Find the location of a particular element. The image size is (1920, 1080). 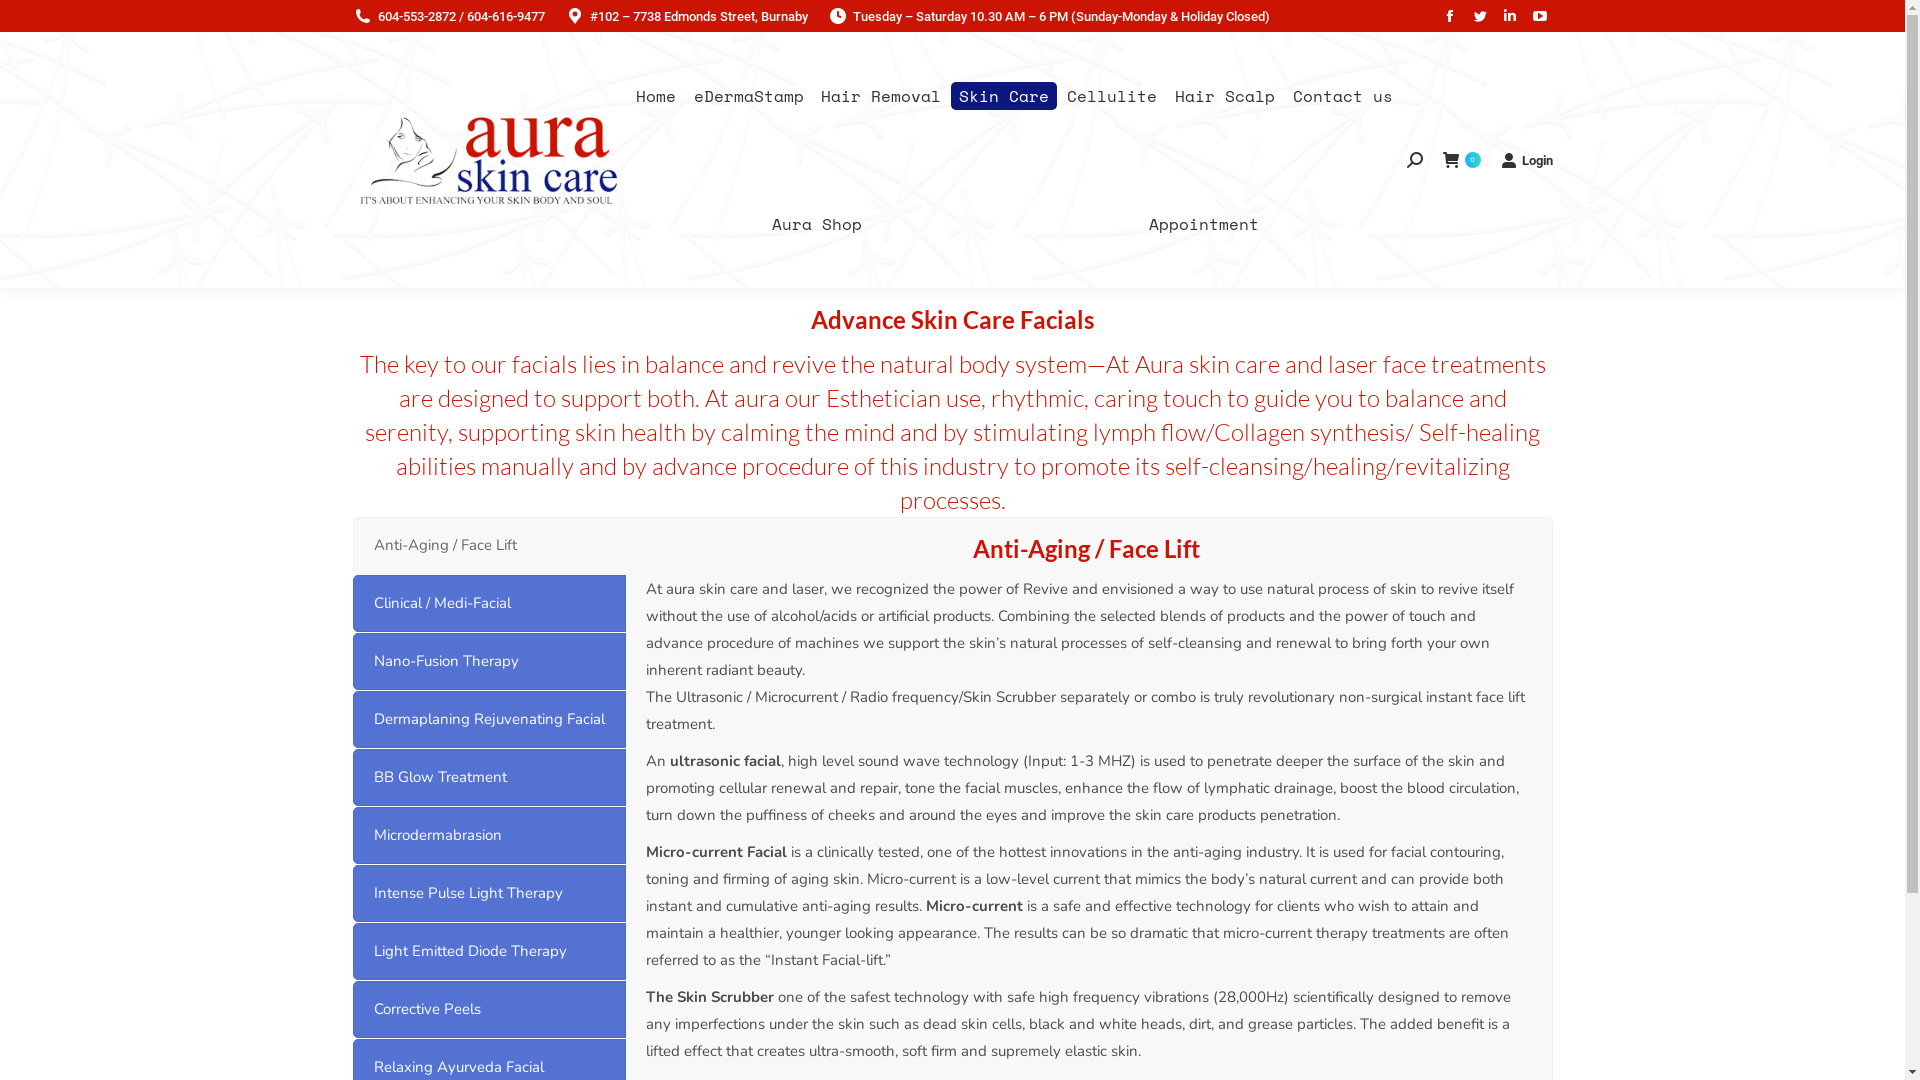

'Microdermabrasion' is located at coordinates (488, 835).